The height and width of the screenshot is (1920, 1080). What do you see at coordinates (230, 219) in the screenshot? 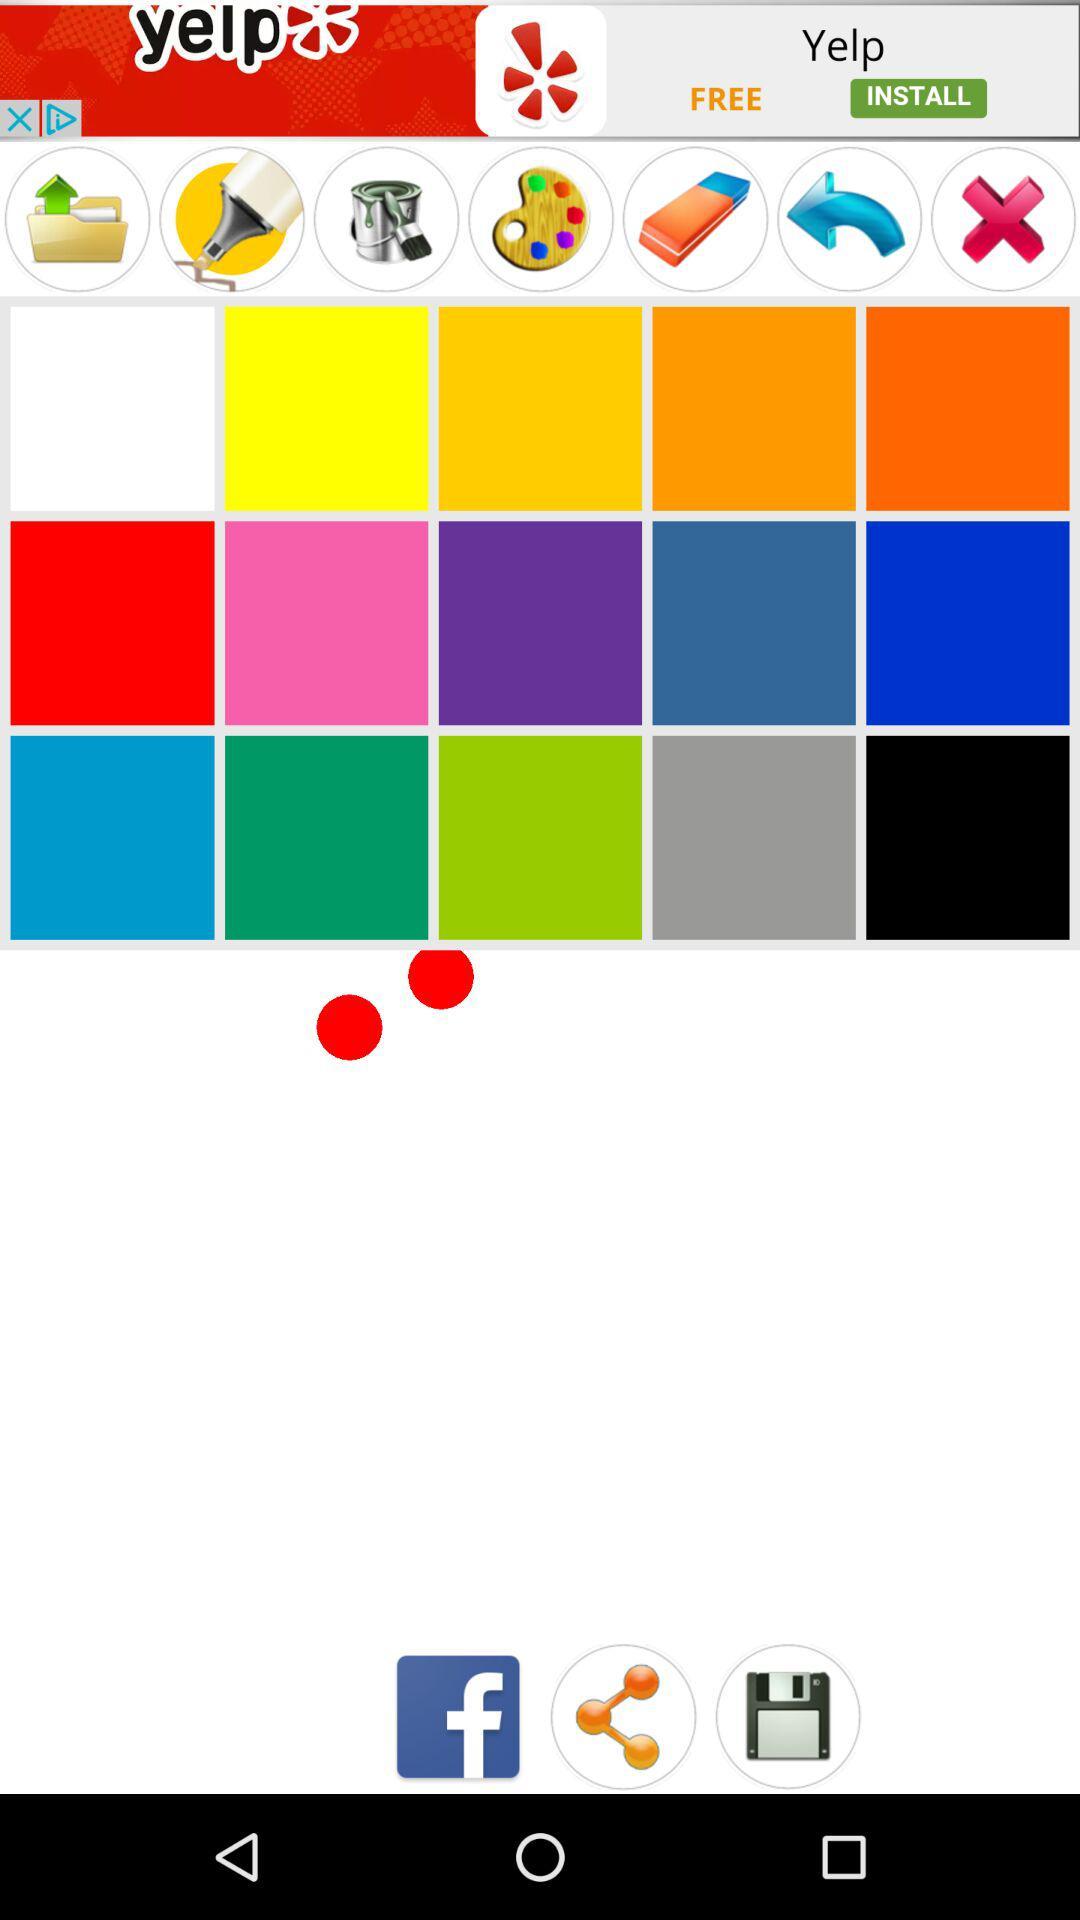
I see `use pen` at bounding box center [230, 219].